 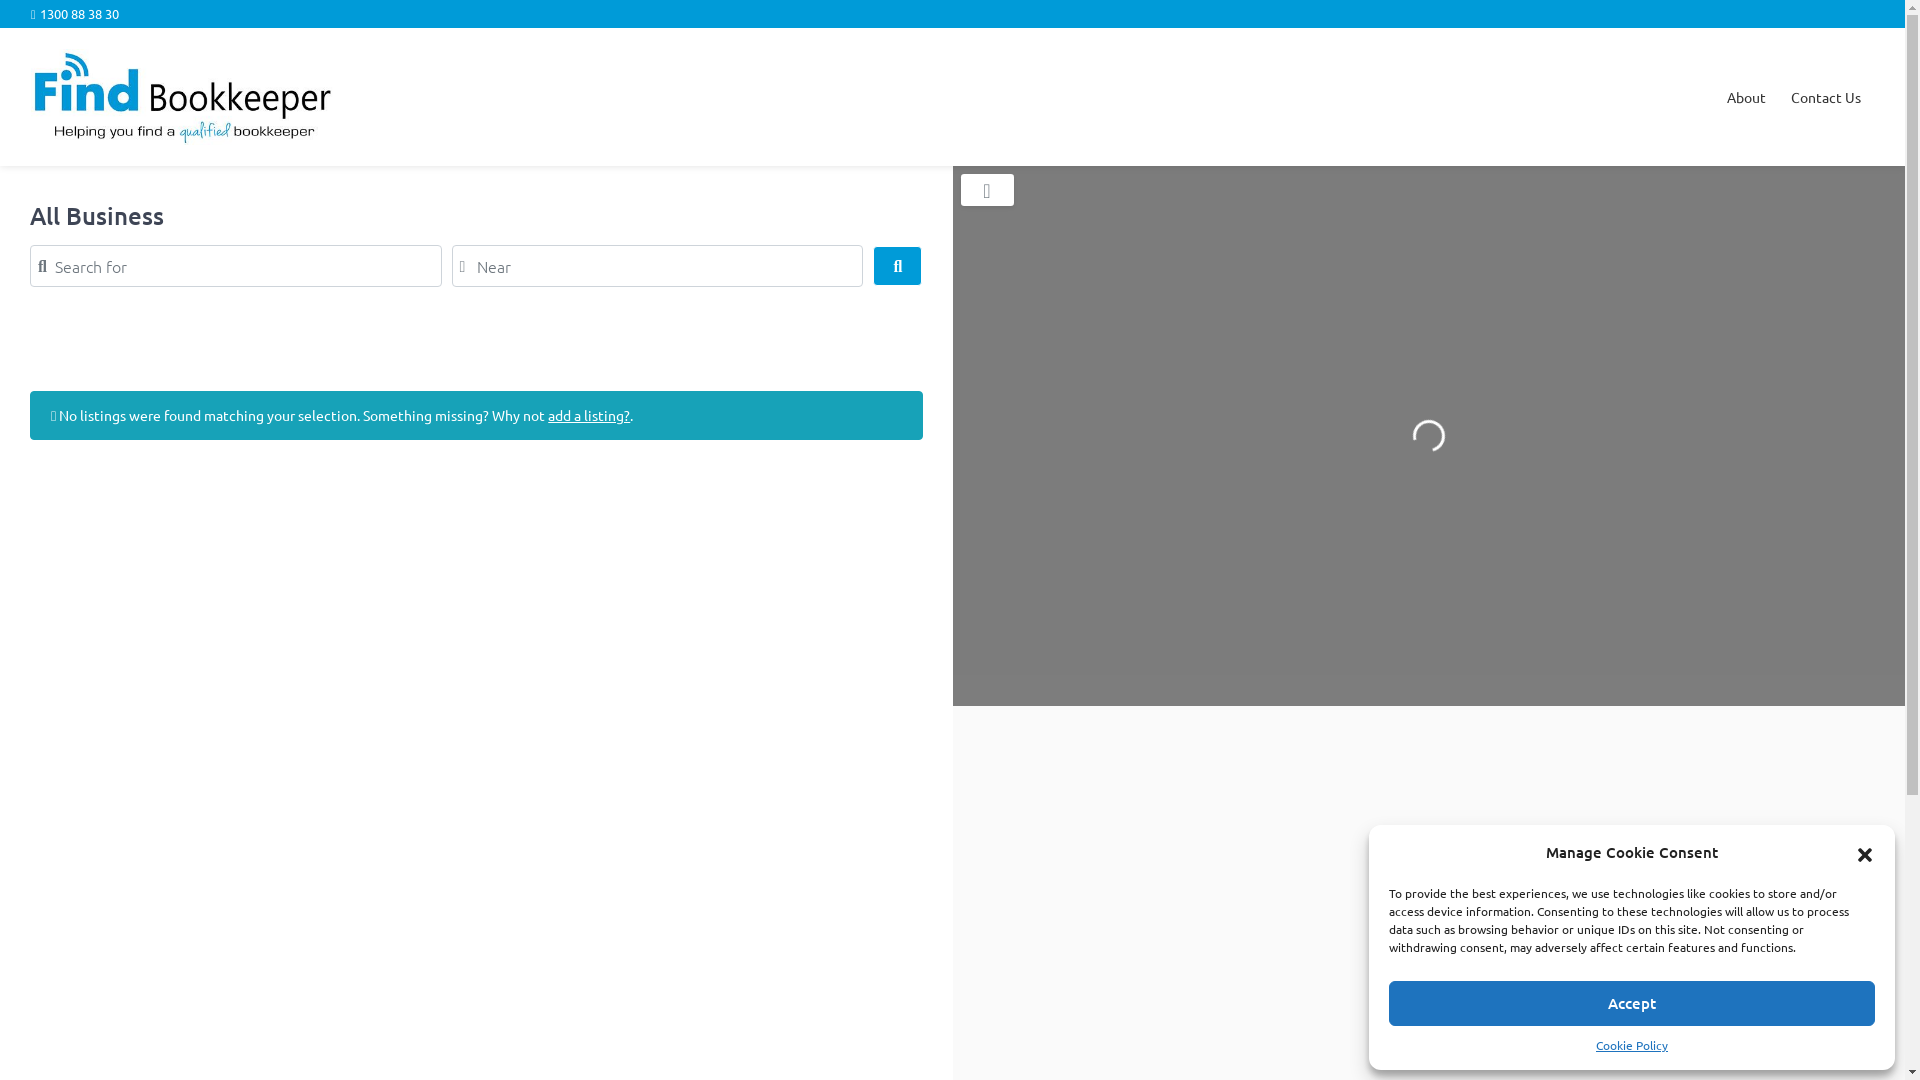 What do you see at coordinates (1632, 1003) in the screenshot?
I see `'Accept'` at bounding box center [1632, 1003].